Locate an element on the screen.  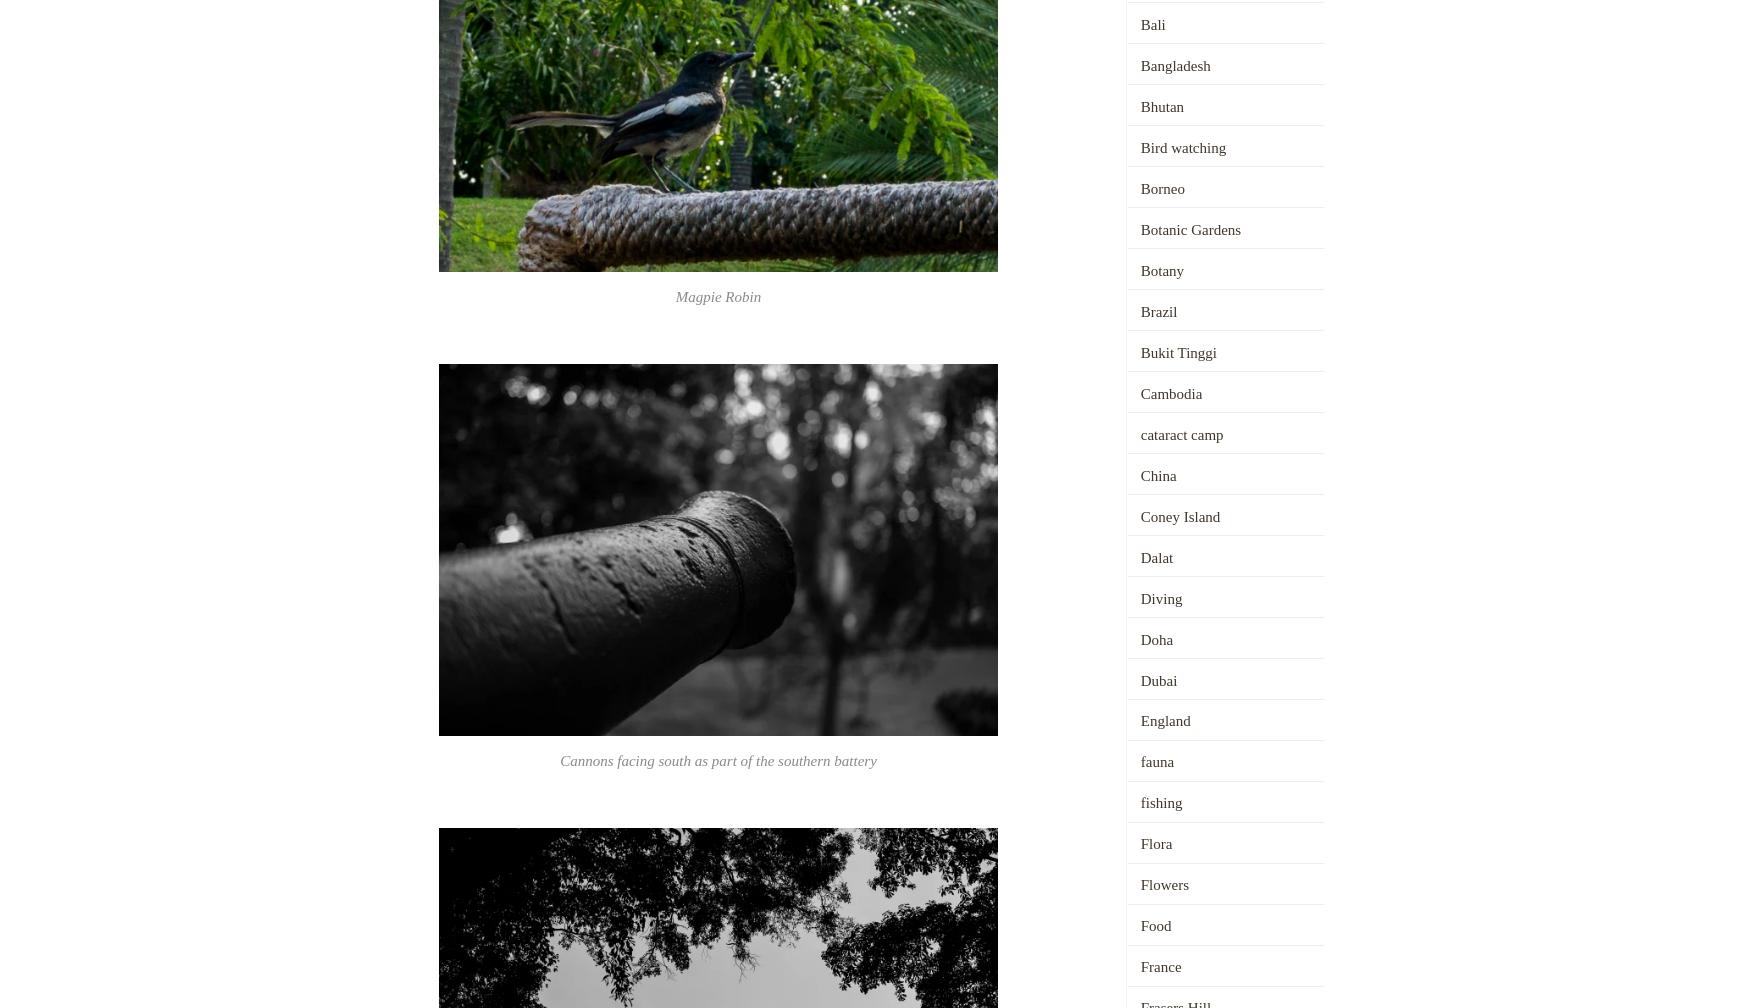
'Bangladesh' is located at coordinates (1174, 65).